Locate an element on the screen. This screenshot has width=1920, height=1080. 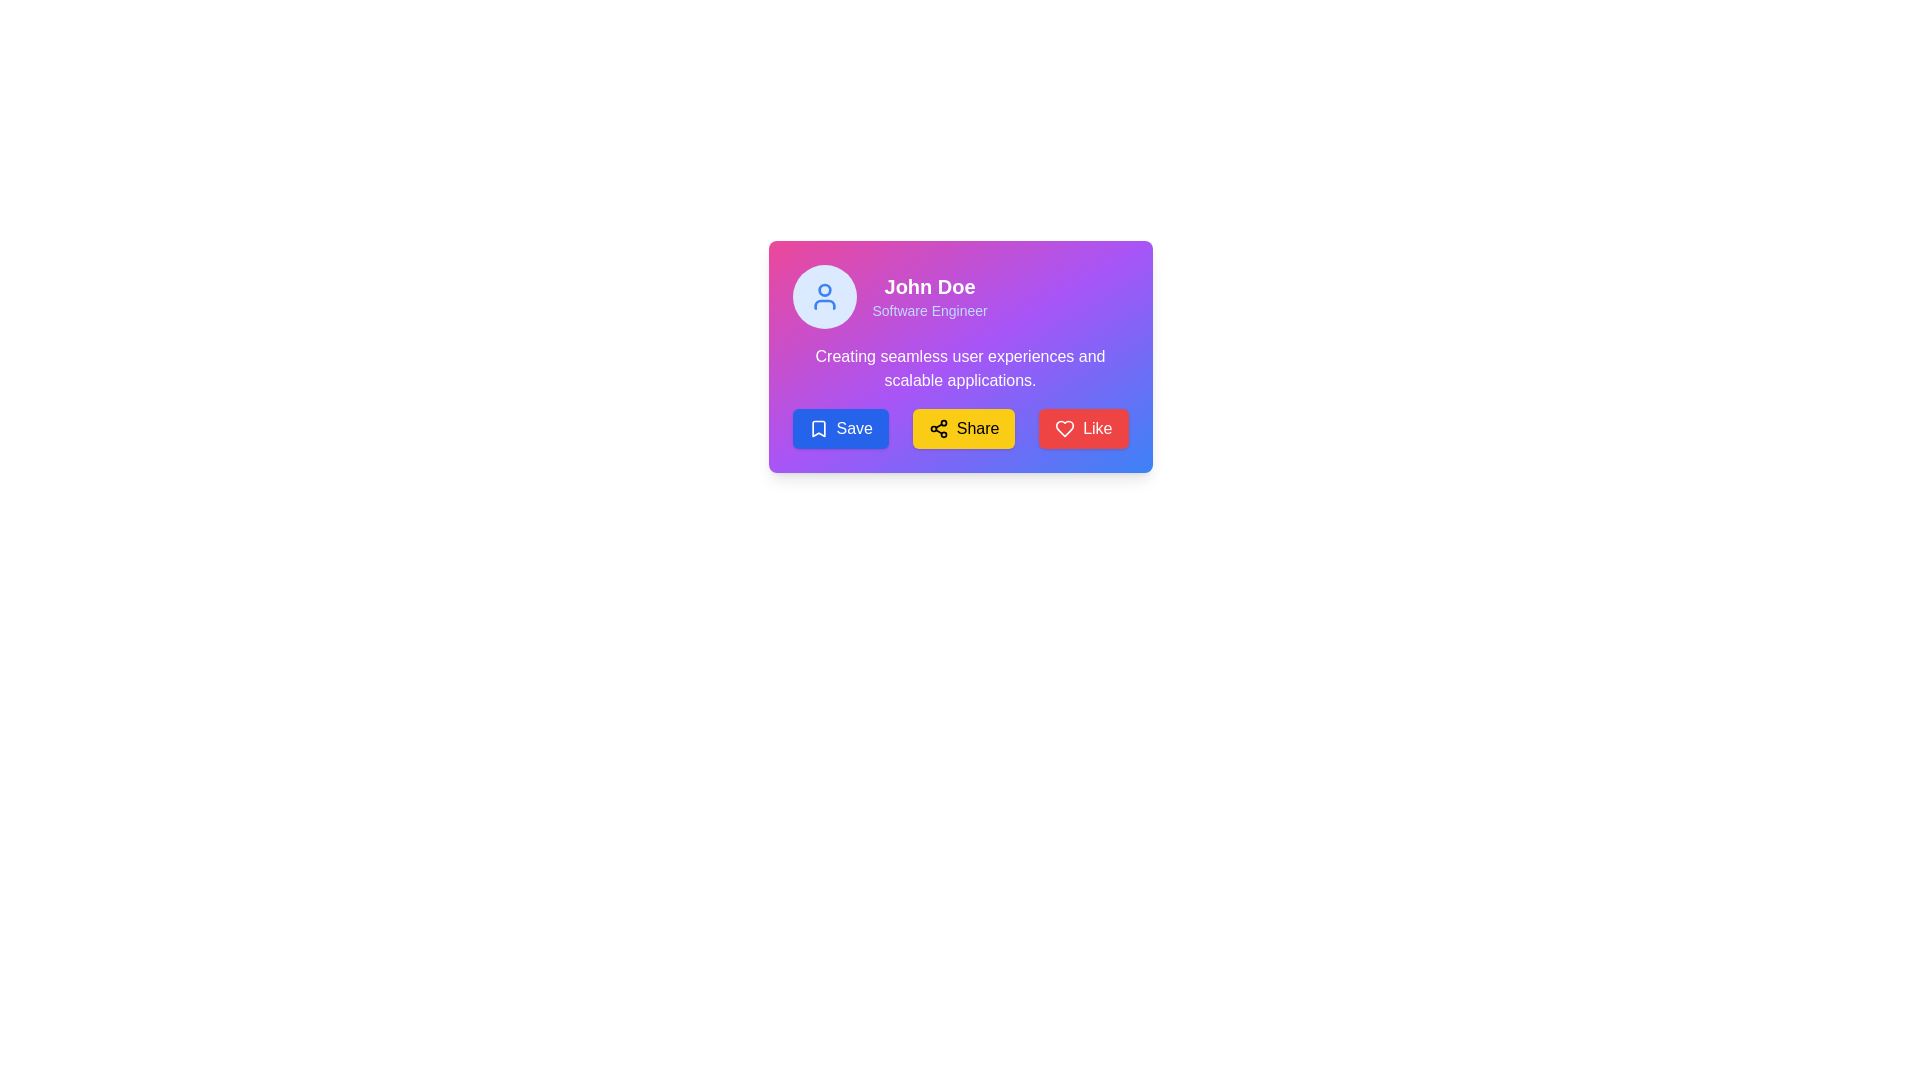
the circular shape element within the user profile card's avatar, which is centrally positioned in the top-left area of the profile card is located at coordinates (824, 290).